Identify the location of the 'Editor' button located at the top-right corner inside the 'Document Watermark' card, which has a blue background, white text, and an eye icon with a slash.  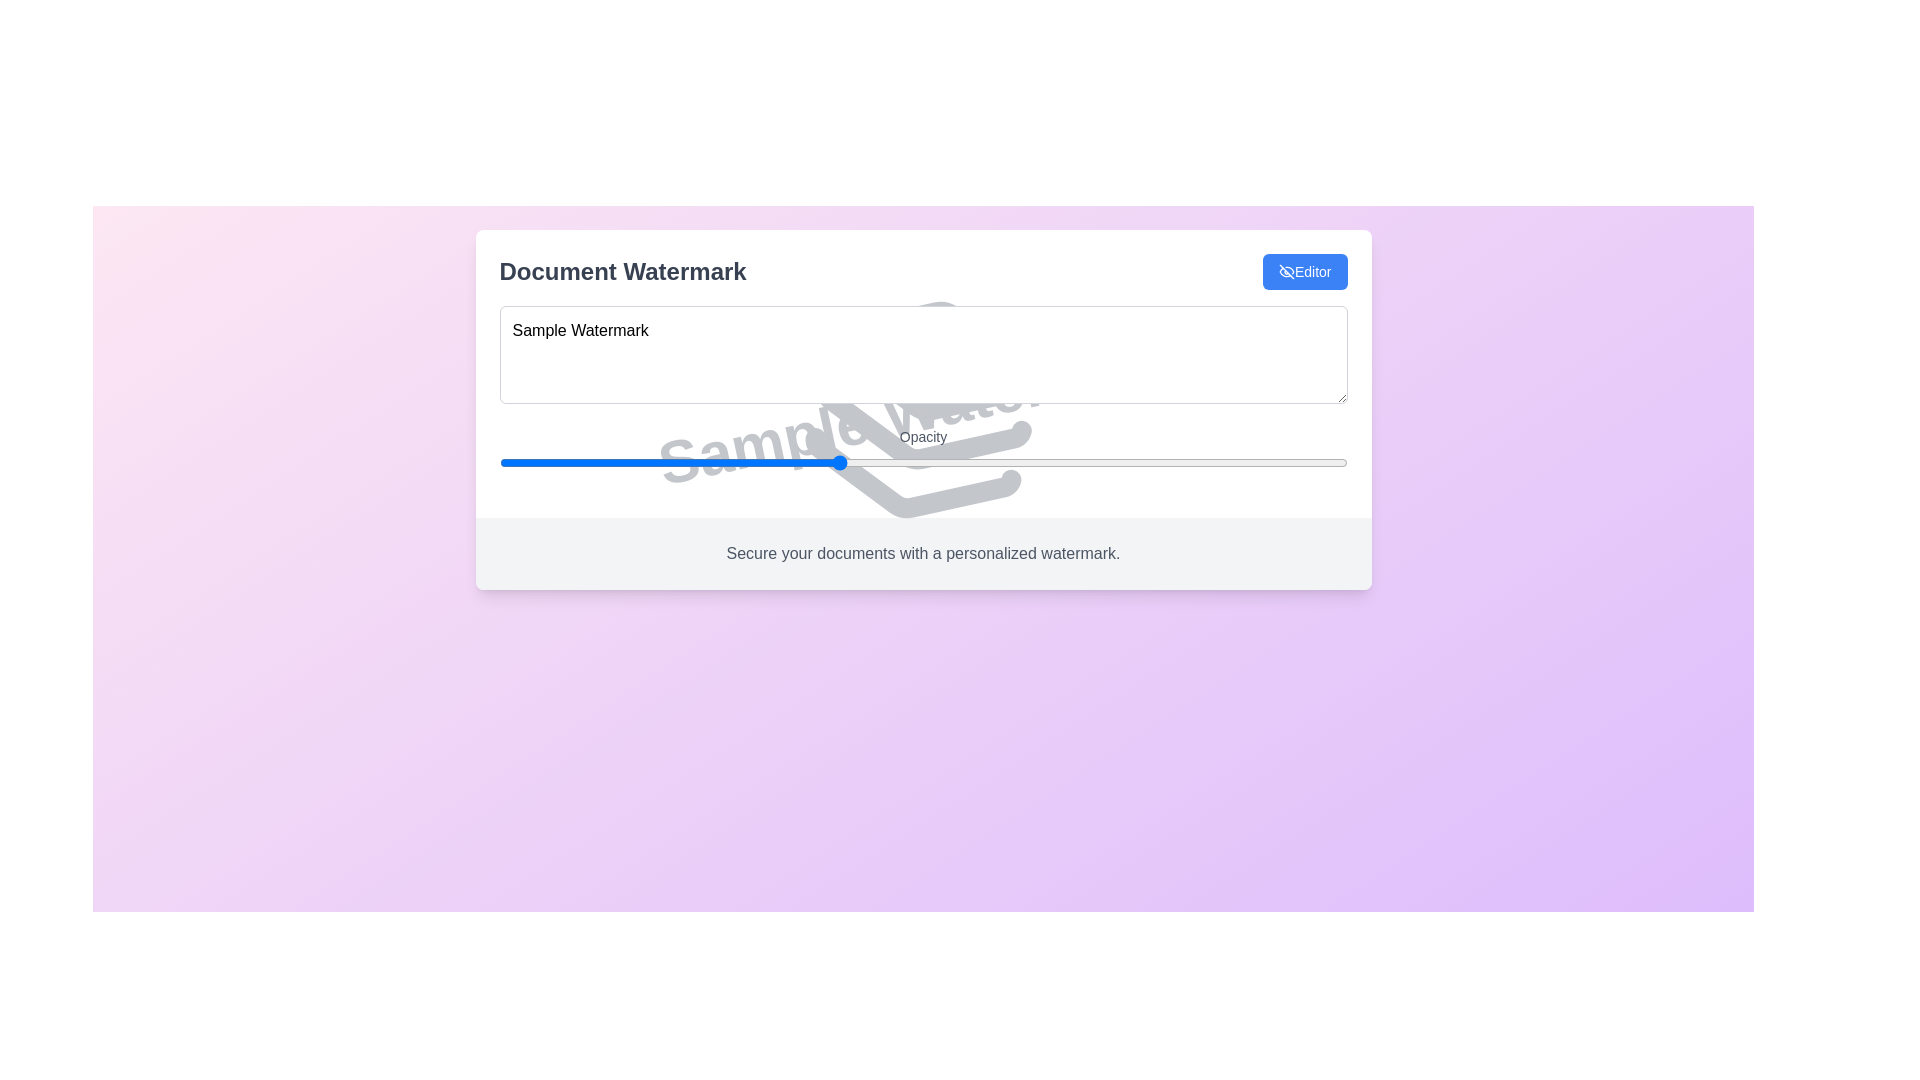
(1305, 272).